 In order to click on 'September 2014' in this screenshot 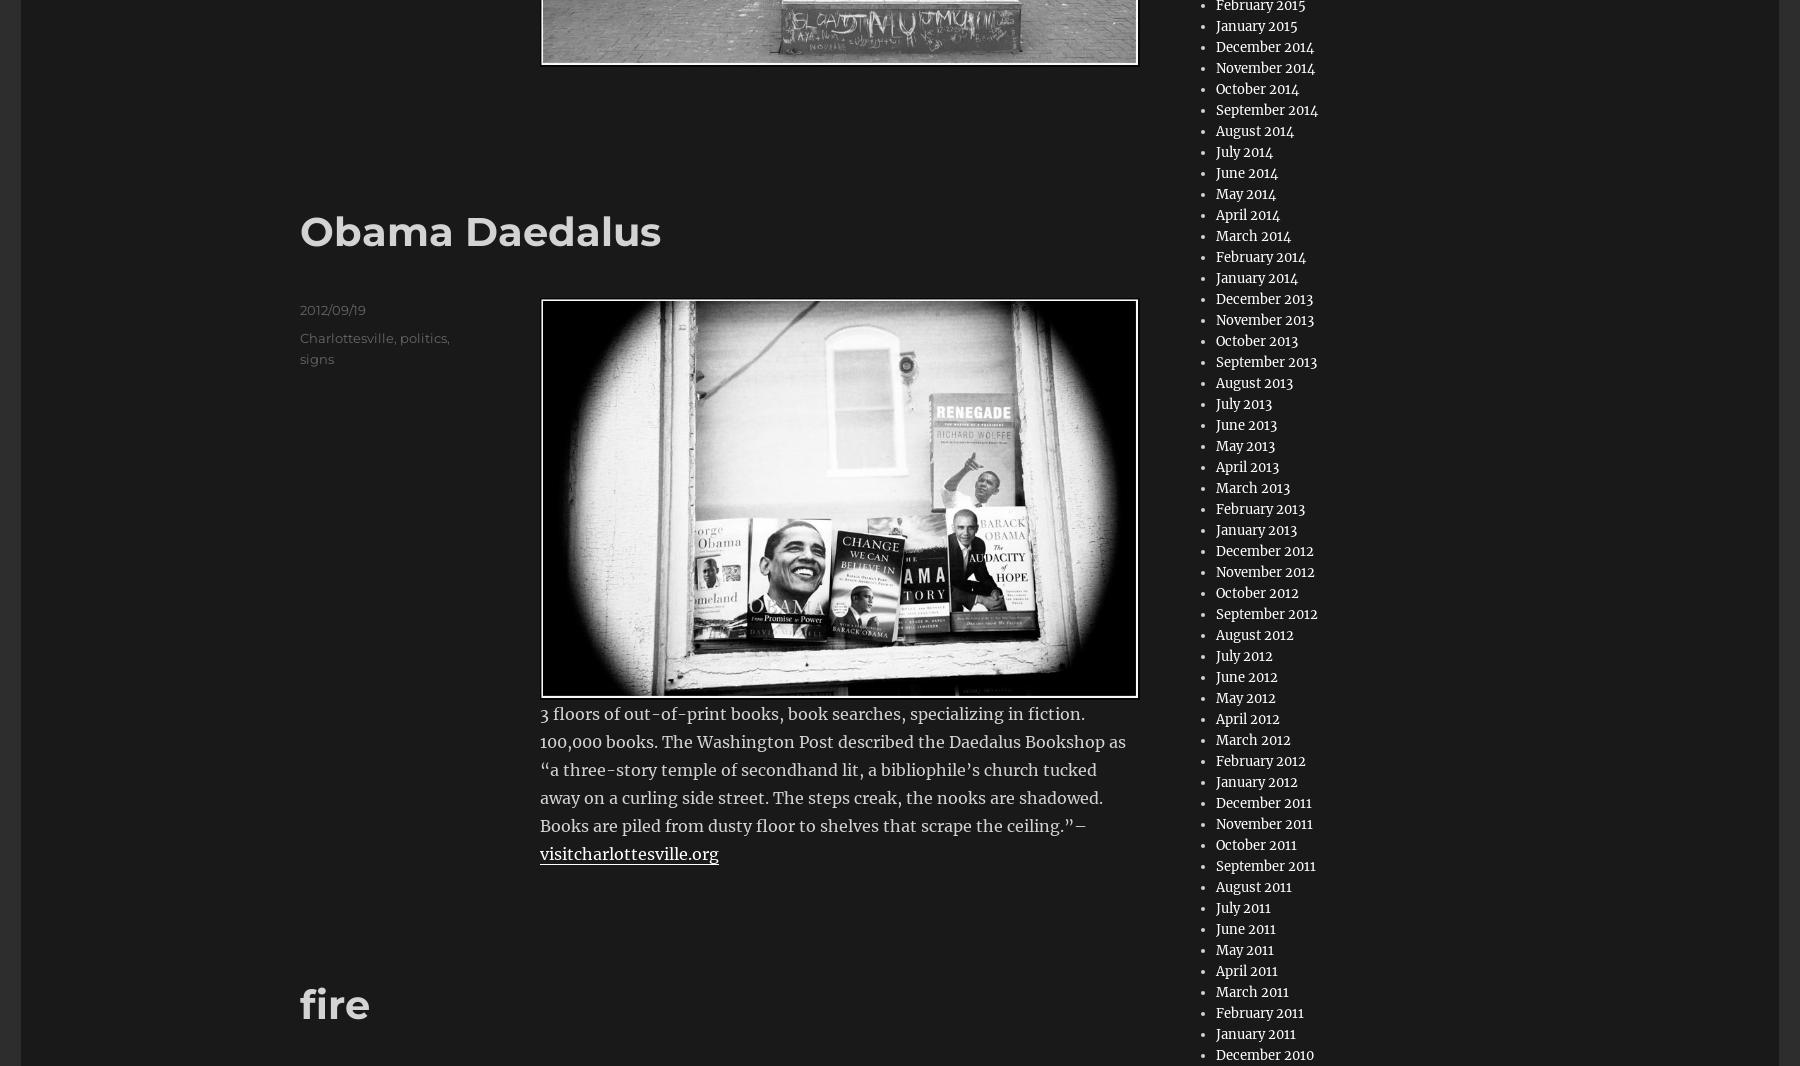, I will do `click(1267, 109)`.